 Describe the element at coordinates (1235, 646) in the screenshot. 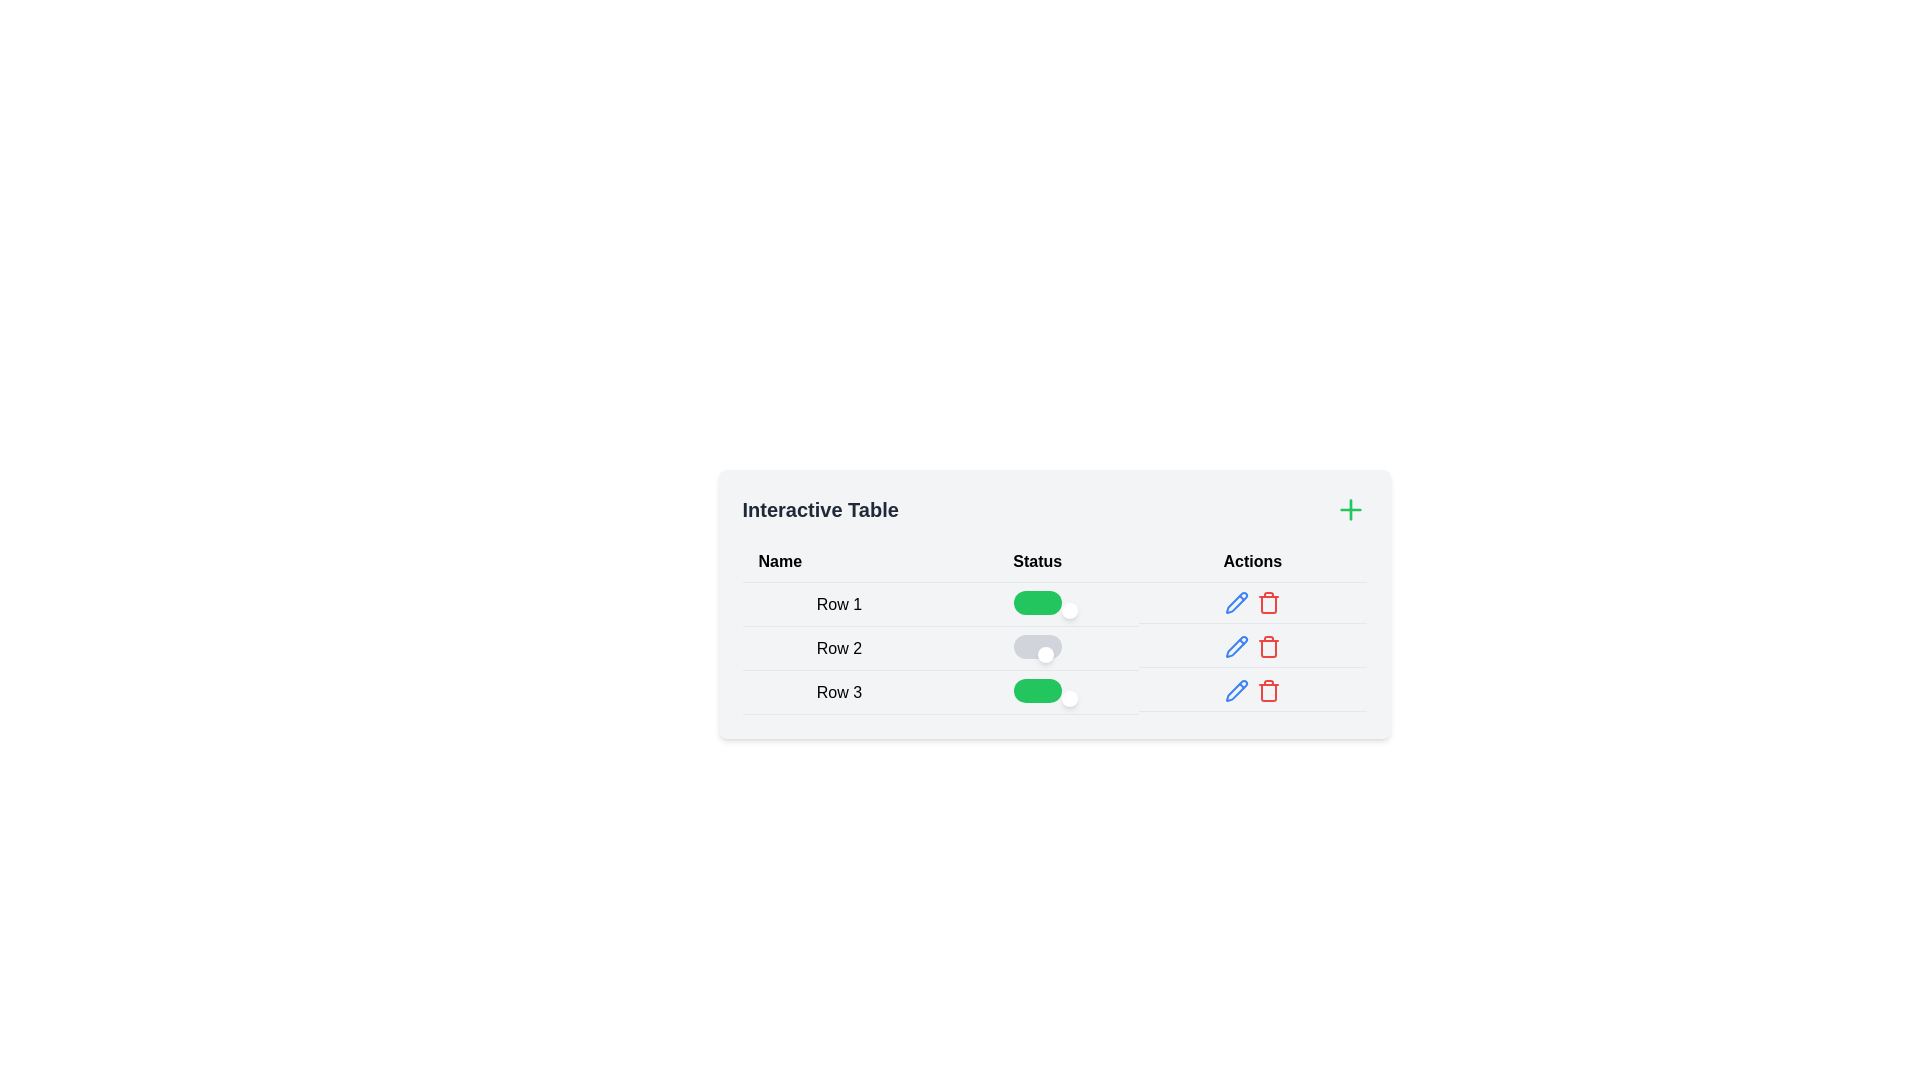

I see `the pencil-like icon in the 'Actions' column of the table for Row 3` at that location.